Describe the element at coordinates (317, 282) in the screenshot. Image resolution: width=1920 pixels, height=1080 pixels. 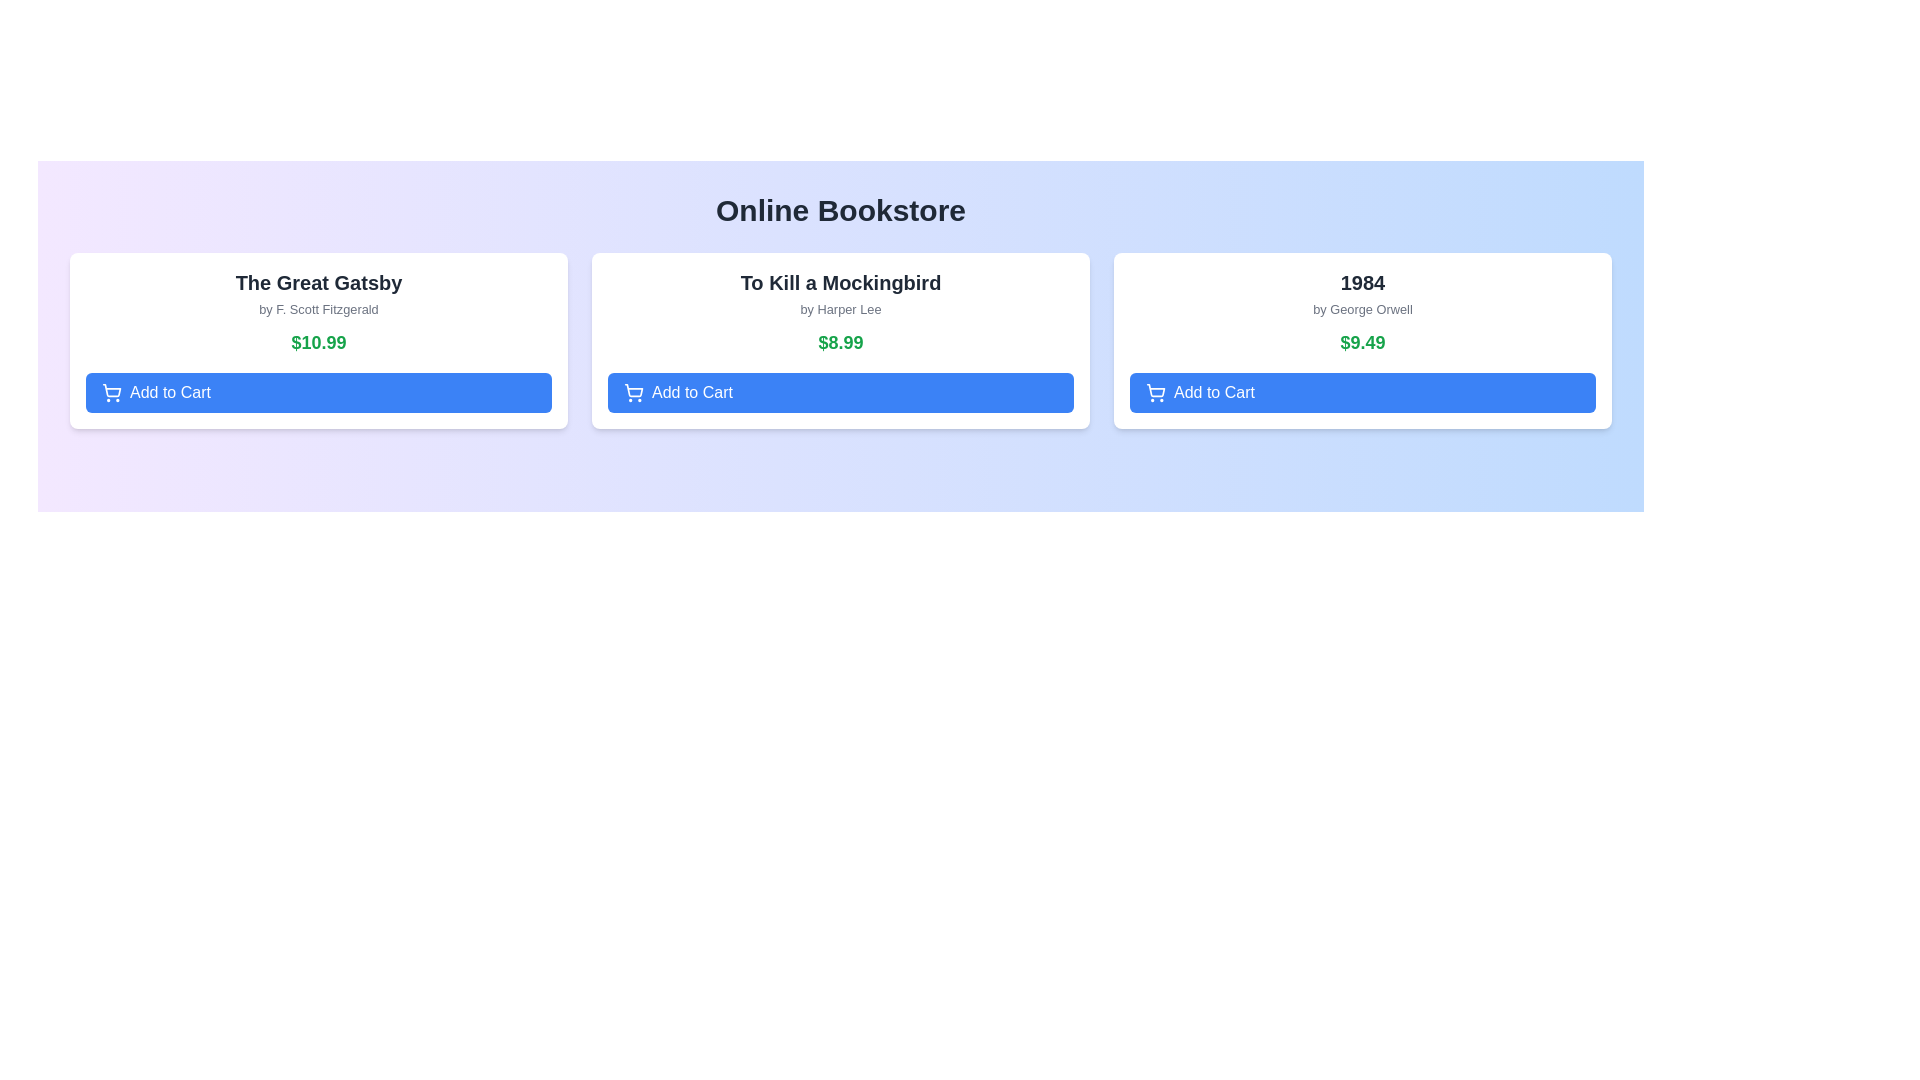
I see `the Text Label displaying the title of the book in the first product card, located above the subtitle 'by F. Scott Fitzgerald' and the price '$10.99'` at that location.